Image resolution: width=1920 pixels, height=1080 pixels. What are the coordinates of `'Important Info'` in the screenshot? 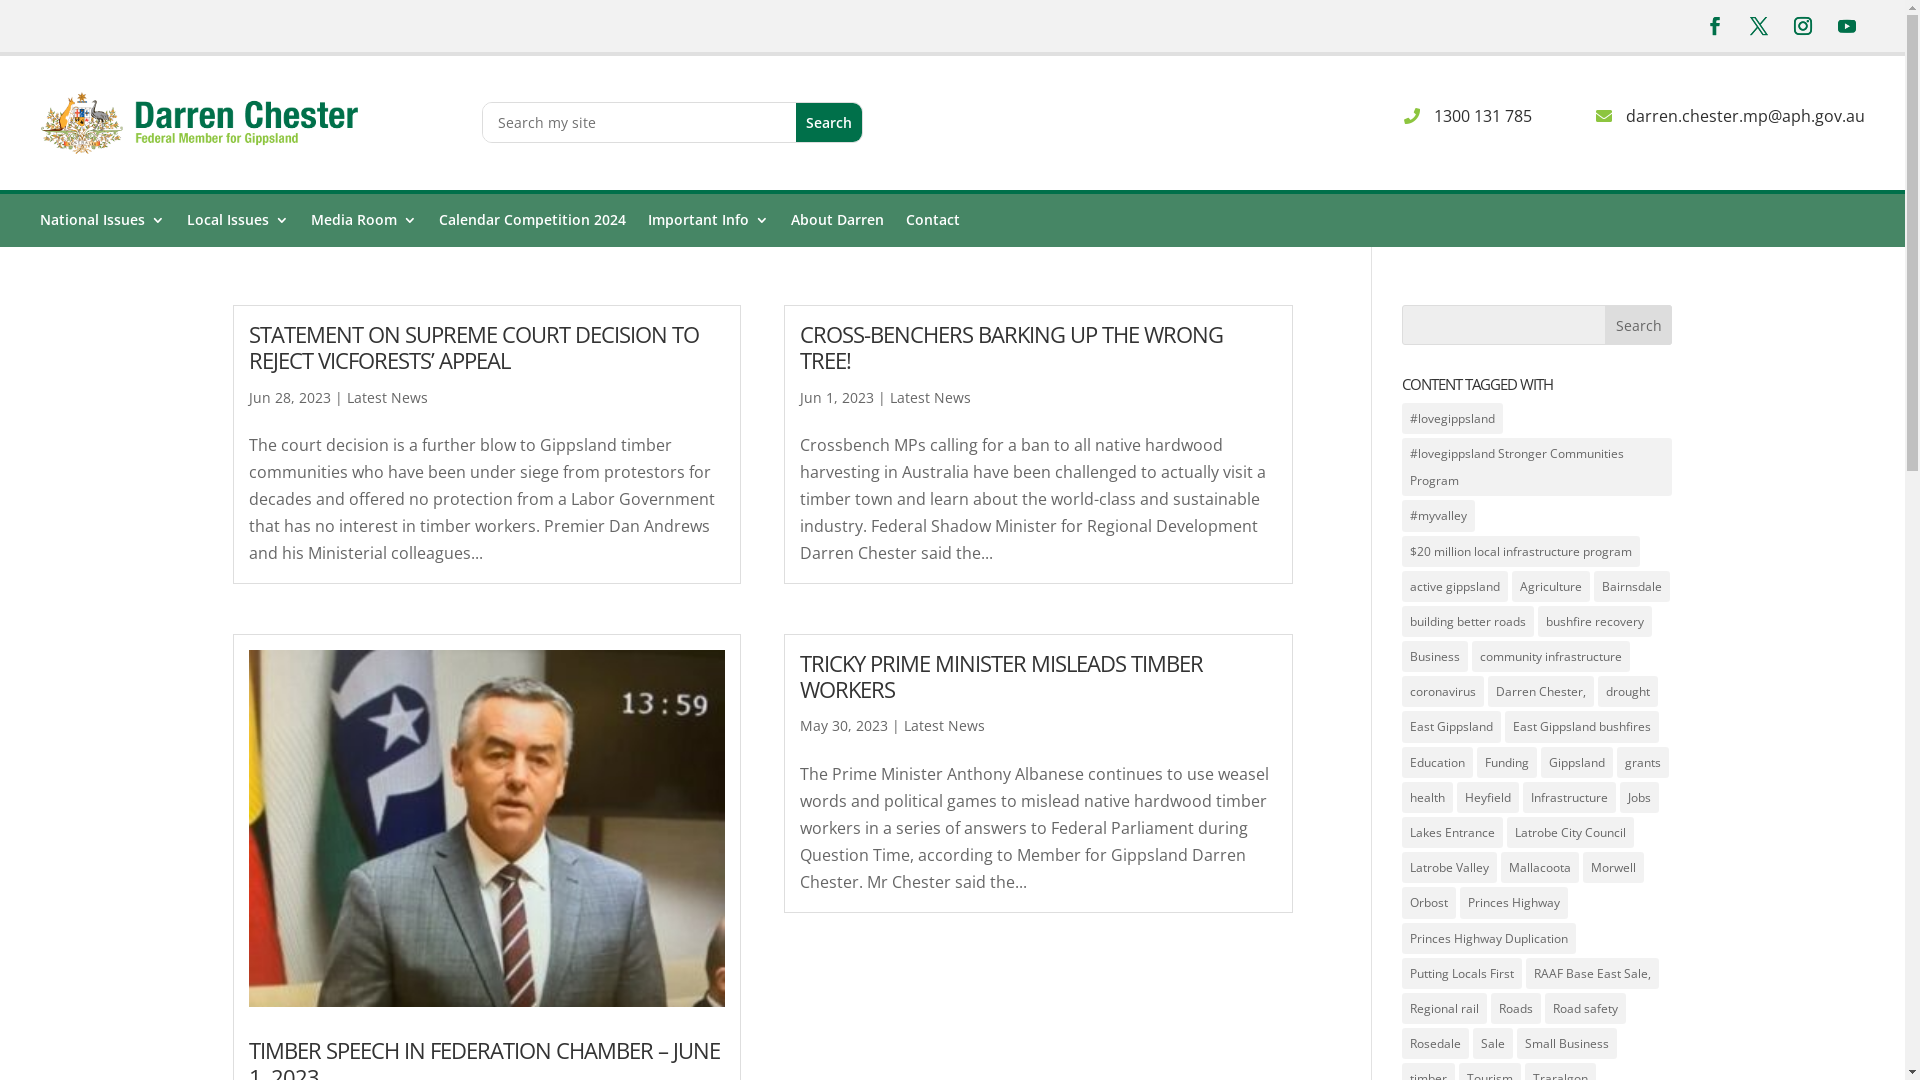 It's located at (708, 223).